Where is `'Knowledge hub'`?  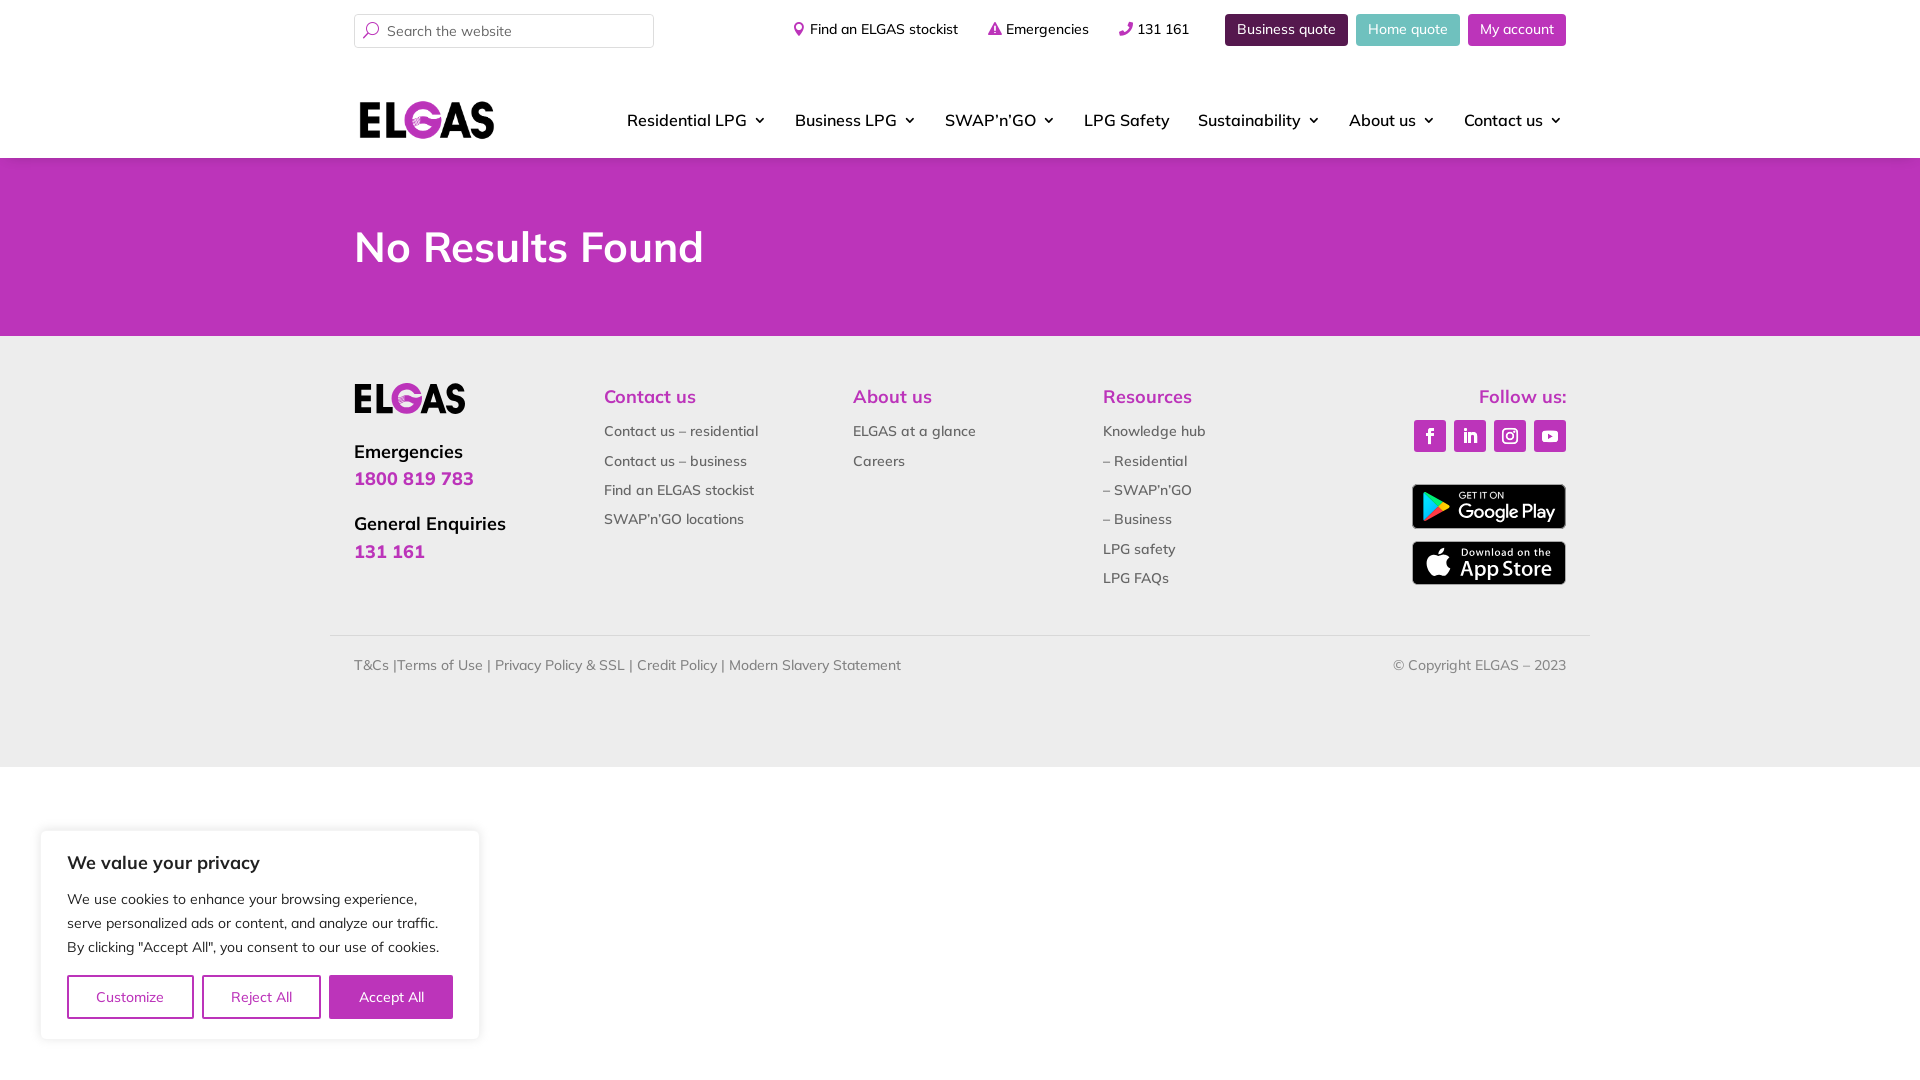
'Knowledge hub' is located at coordinates (1154, 430).